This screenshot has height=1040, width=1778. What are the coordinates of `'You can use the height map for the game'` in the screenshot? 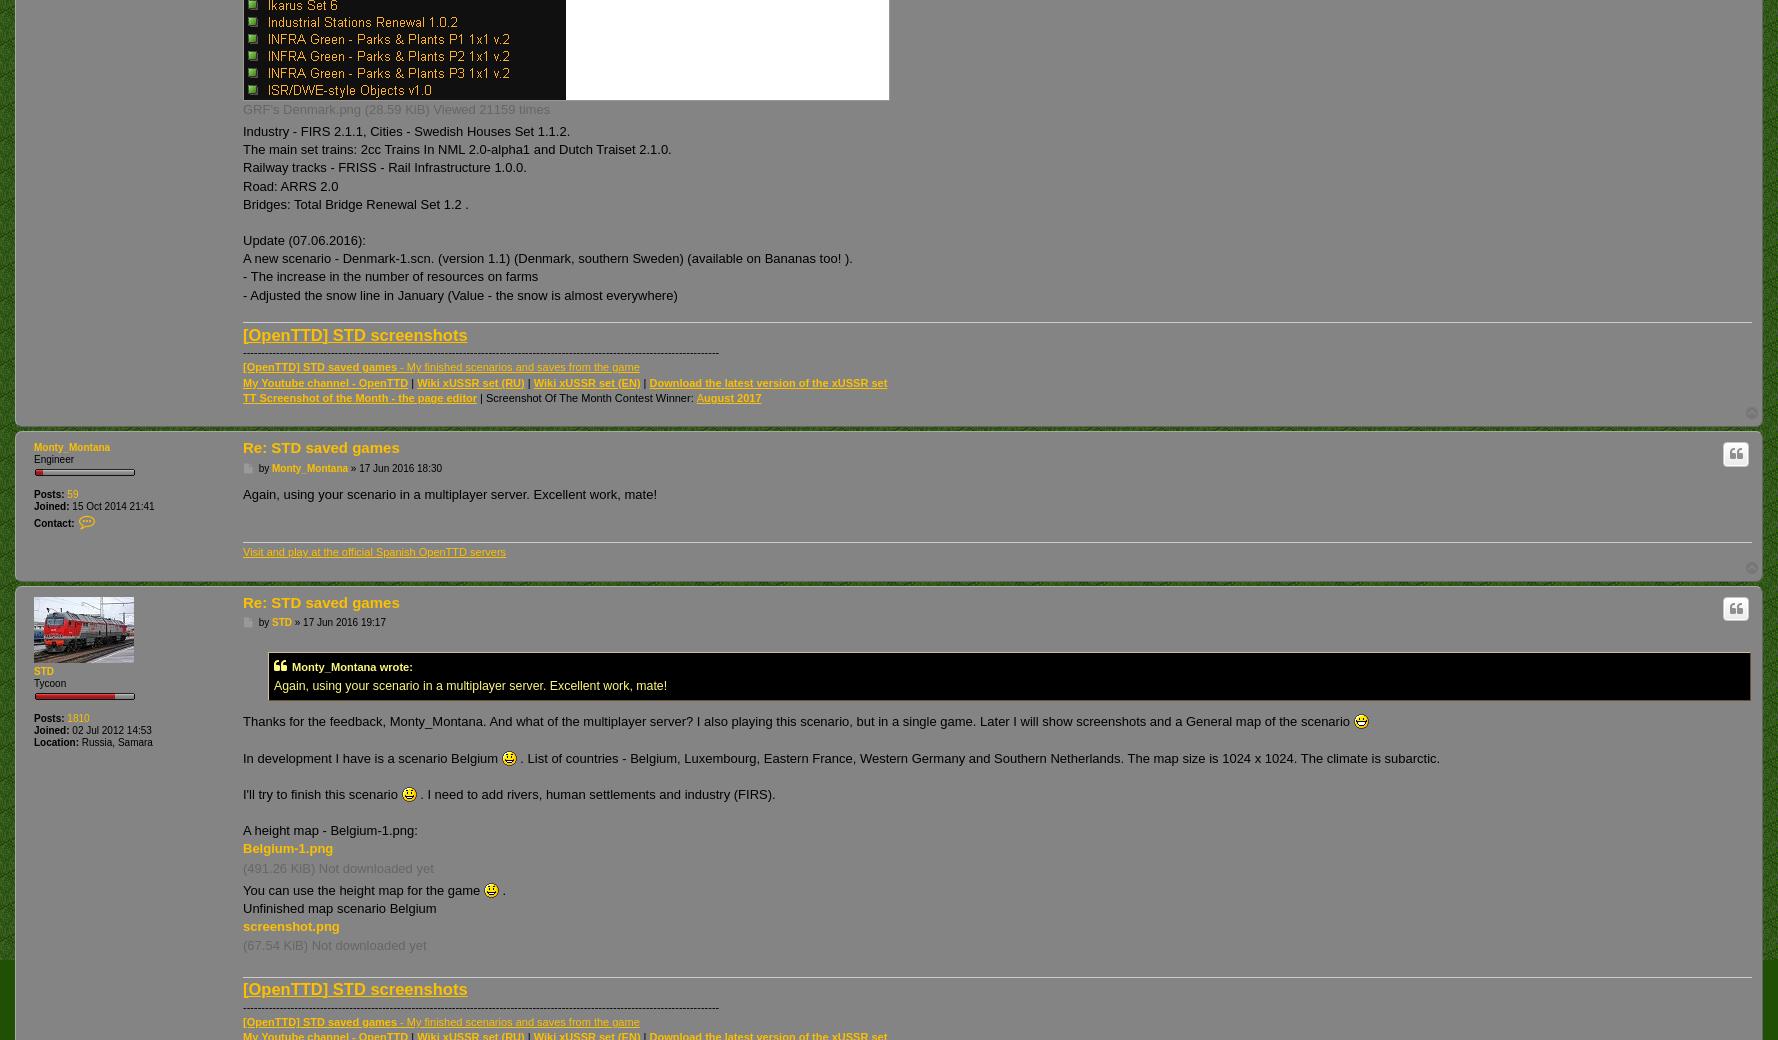 It's located at (362, 888).